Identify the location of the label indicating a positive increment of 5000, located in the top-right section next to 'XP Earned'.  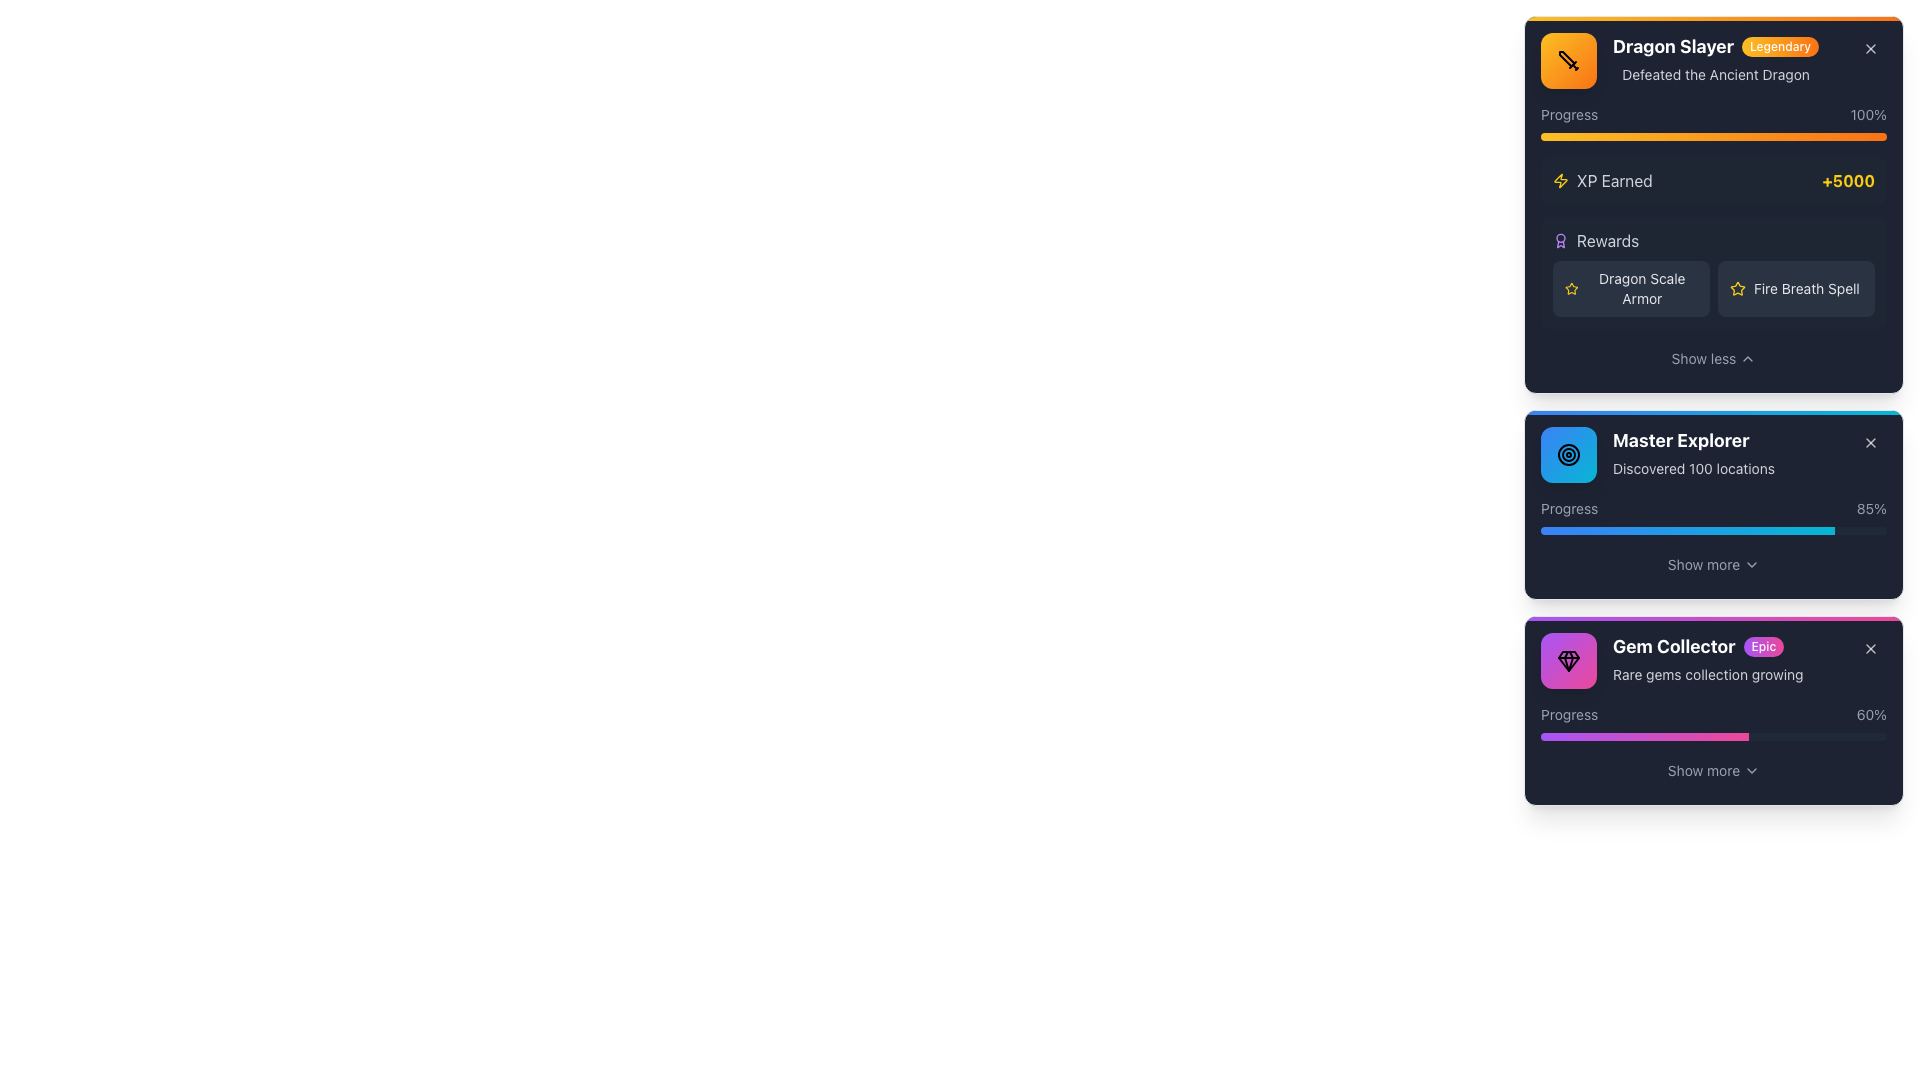
(1847, 181).